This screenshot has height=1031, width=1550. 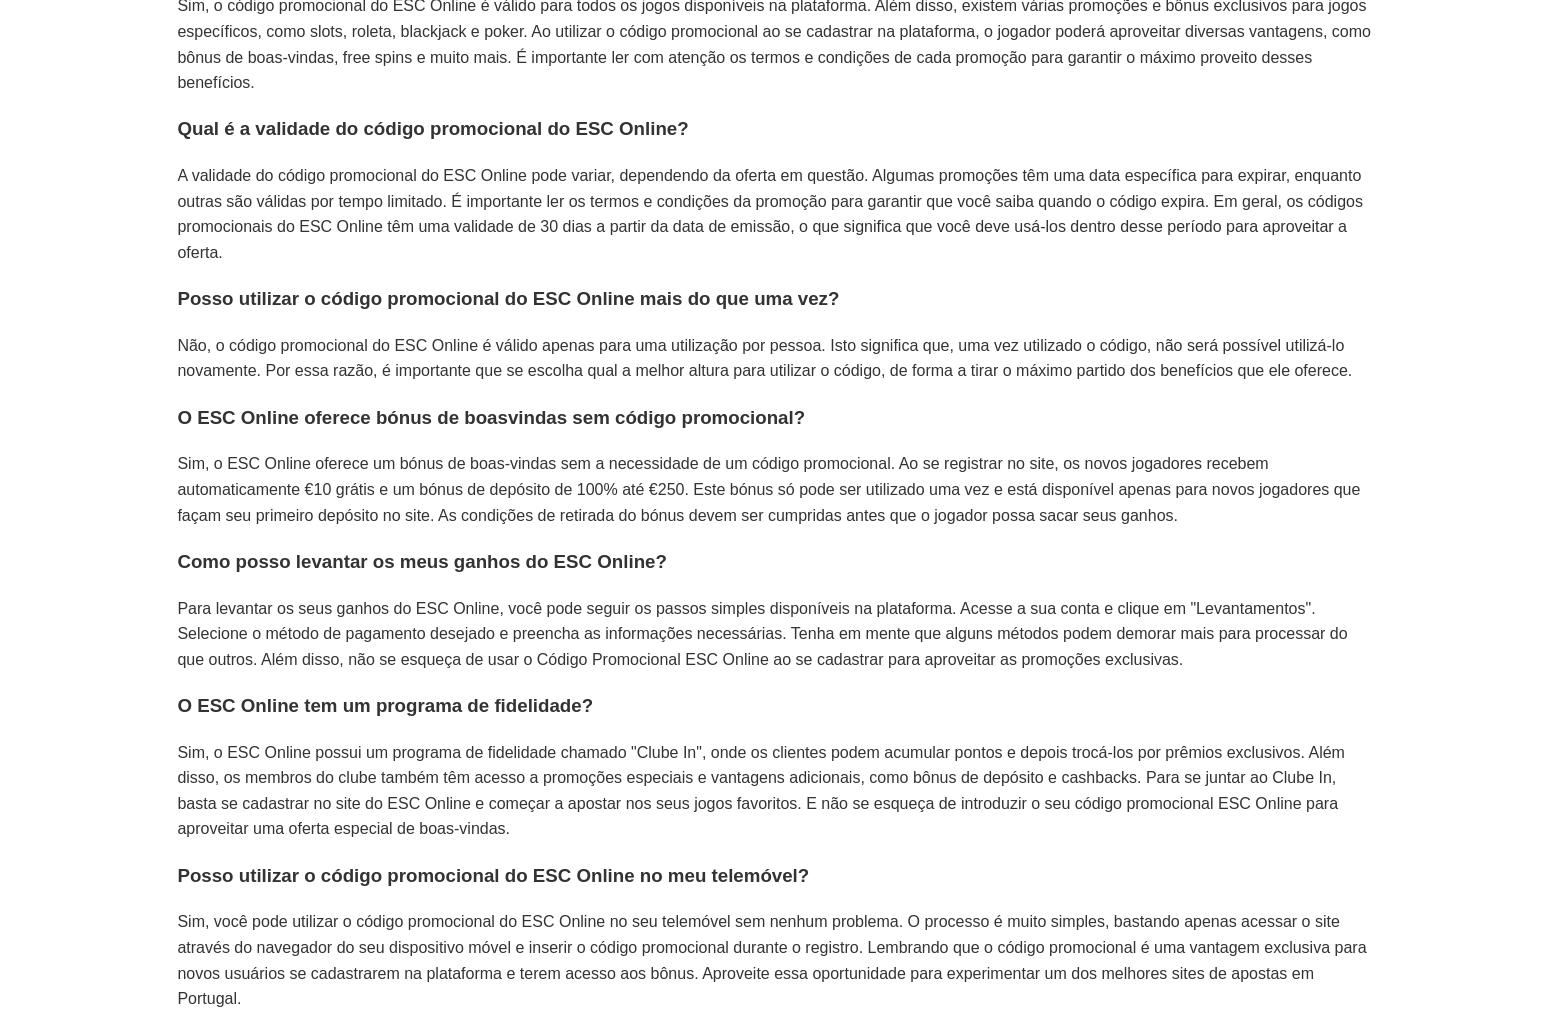 What do you see at coordinates (769, 213) in the screenshot?
I see `'A validade do código promocional do ESC Online pode variar, dependendo da oferta em questão. Algumas promoções têm uma data específica para expirar, enquanto outras são válidas por tempo limitado. É importante ler os termos e condições da promoção para garantir que você saiba quando o código expira. Em geral, os códigos promocionais do ESC Online têm uma validade de 30 dias a partir da data de emissão, o que significa que você deve usá-los dentro desse período para aproveitar a oferta.'` at bounding box center [769, 213].